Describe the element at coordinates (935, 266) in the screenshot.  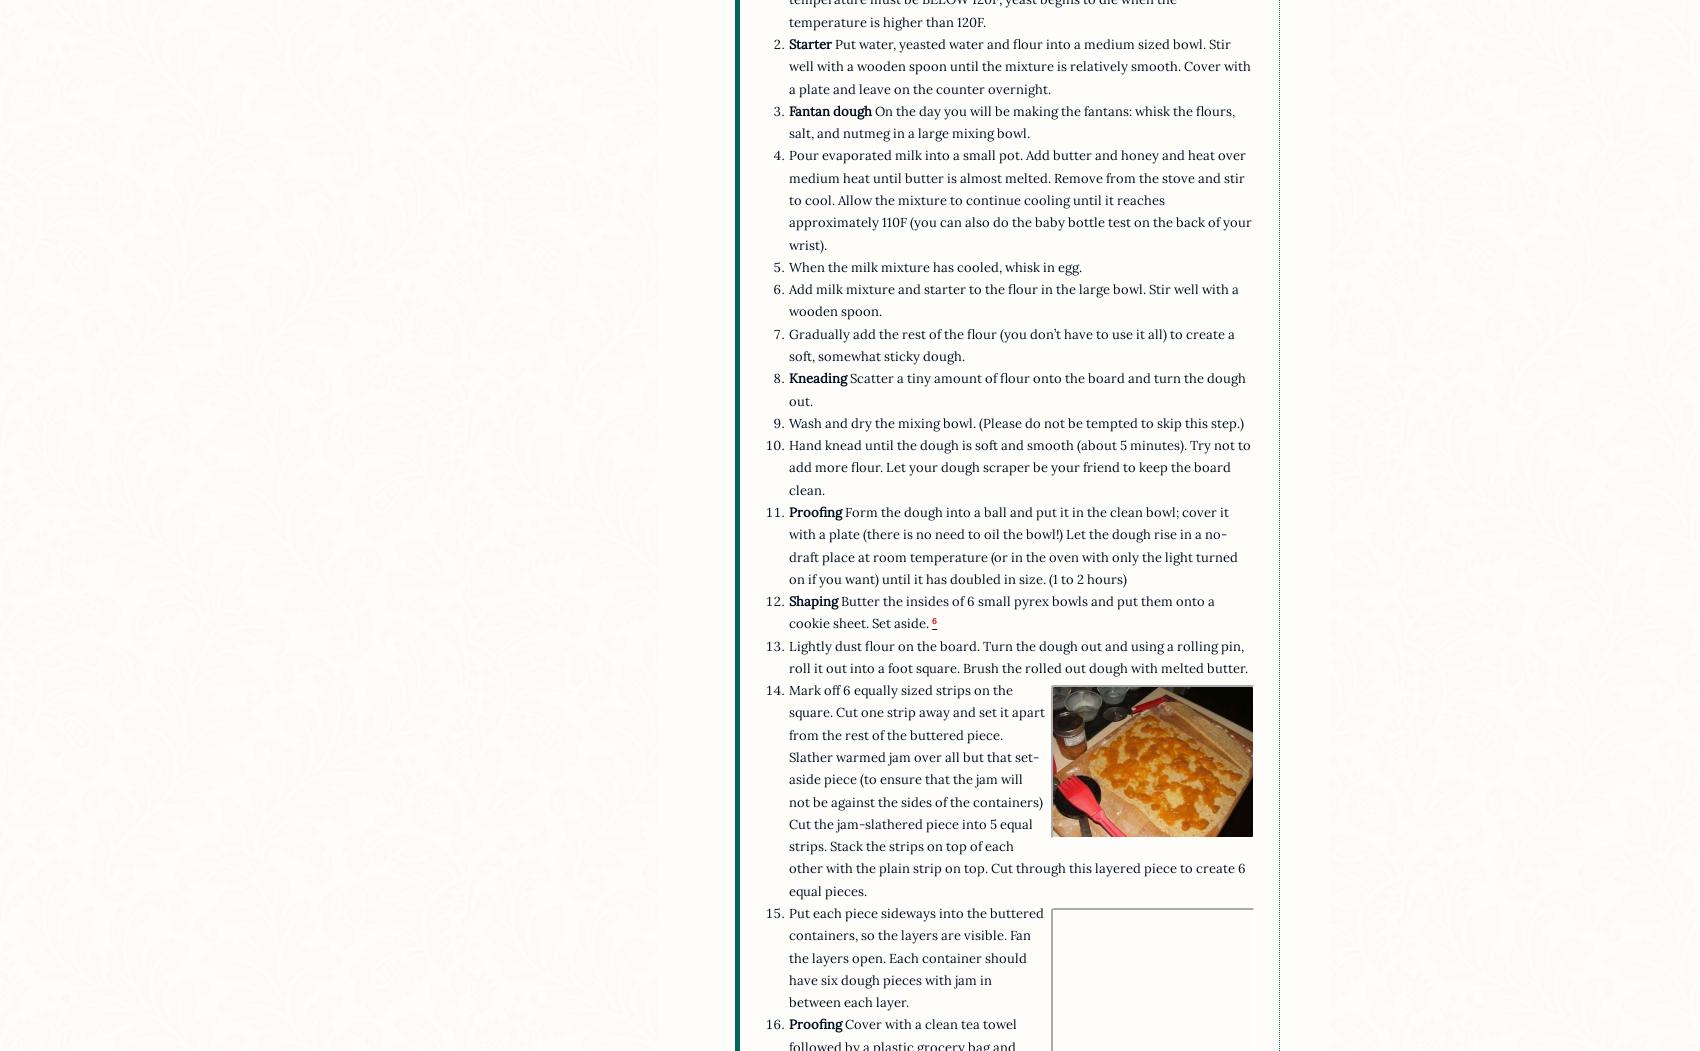
I see `'When the milk mixture has cooled, whisk in egg.'` at that location.